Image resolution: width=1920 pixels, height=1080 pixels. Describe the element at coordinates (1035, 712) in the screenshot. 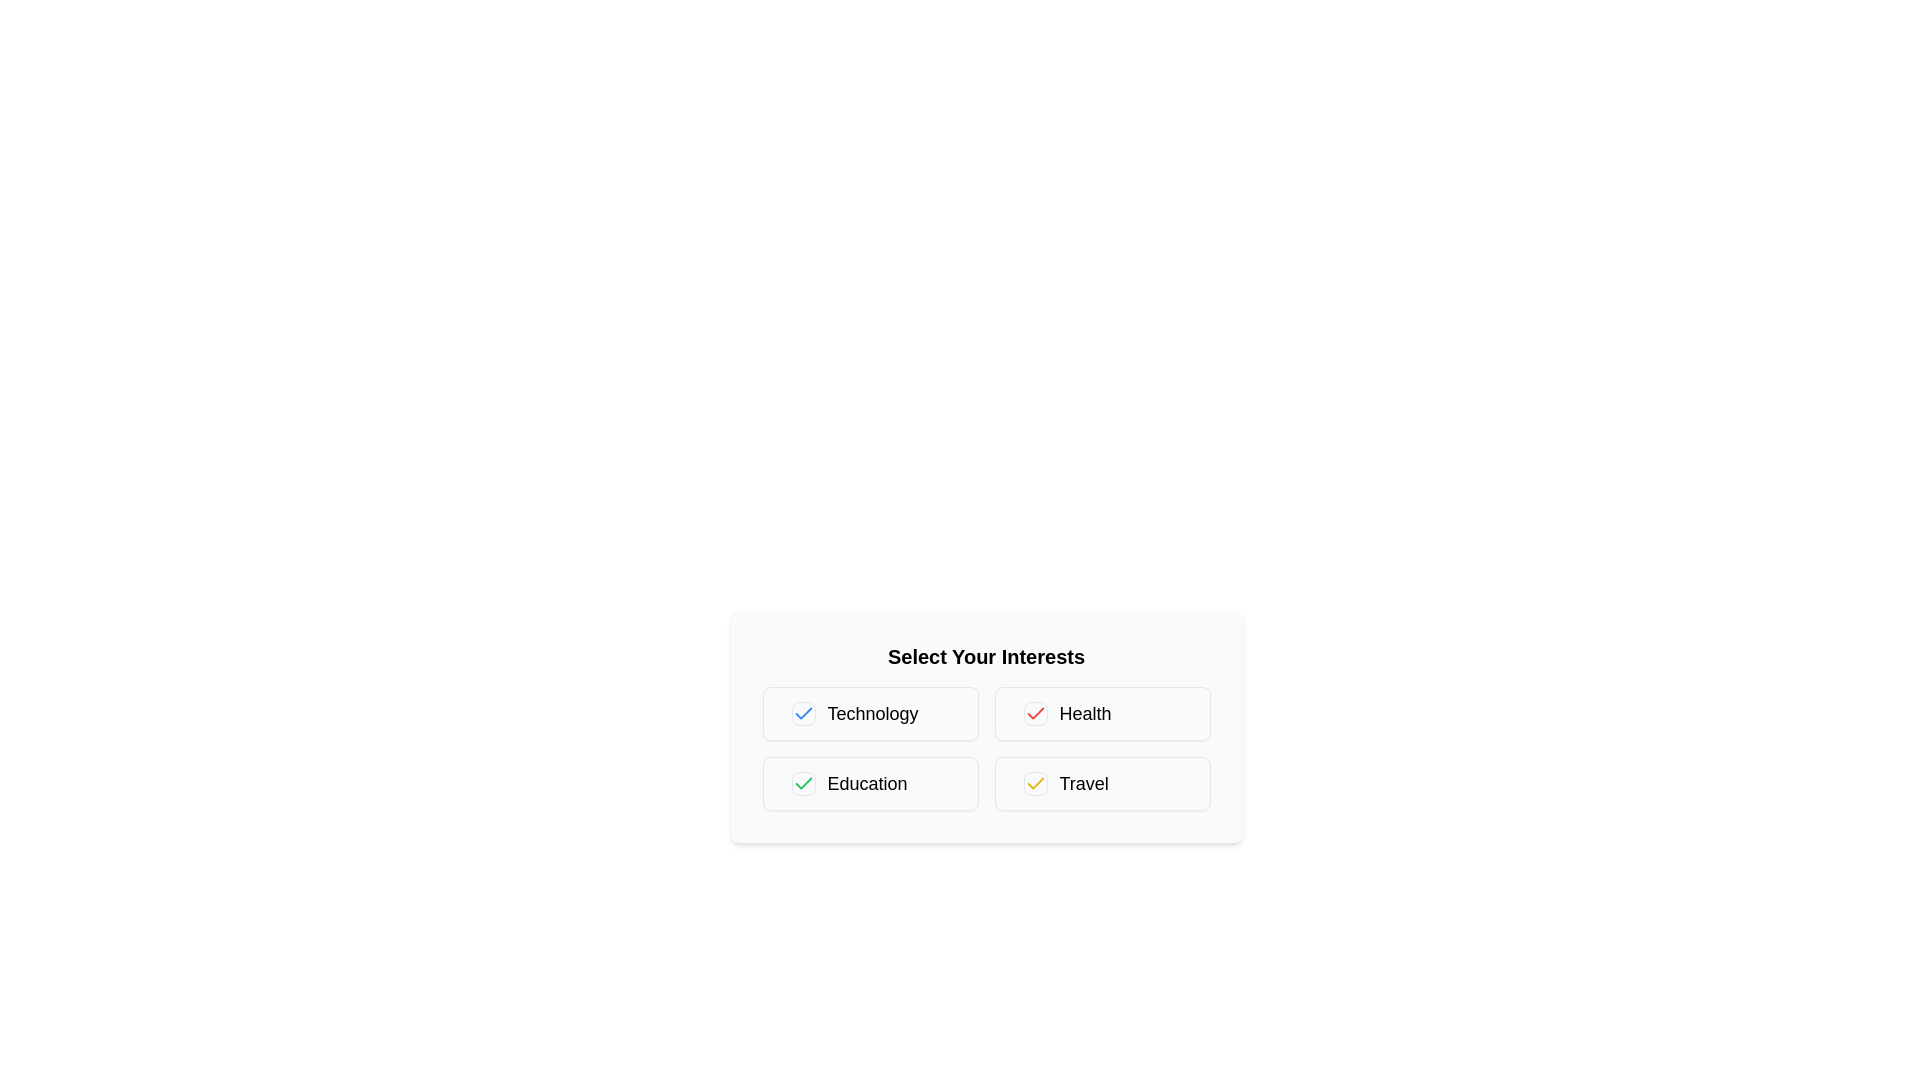

I see `the checkbox for 'Health' to toggle its selection` at that location.